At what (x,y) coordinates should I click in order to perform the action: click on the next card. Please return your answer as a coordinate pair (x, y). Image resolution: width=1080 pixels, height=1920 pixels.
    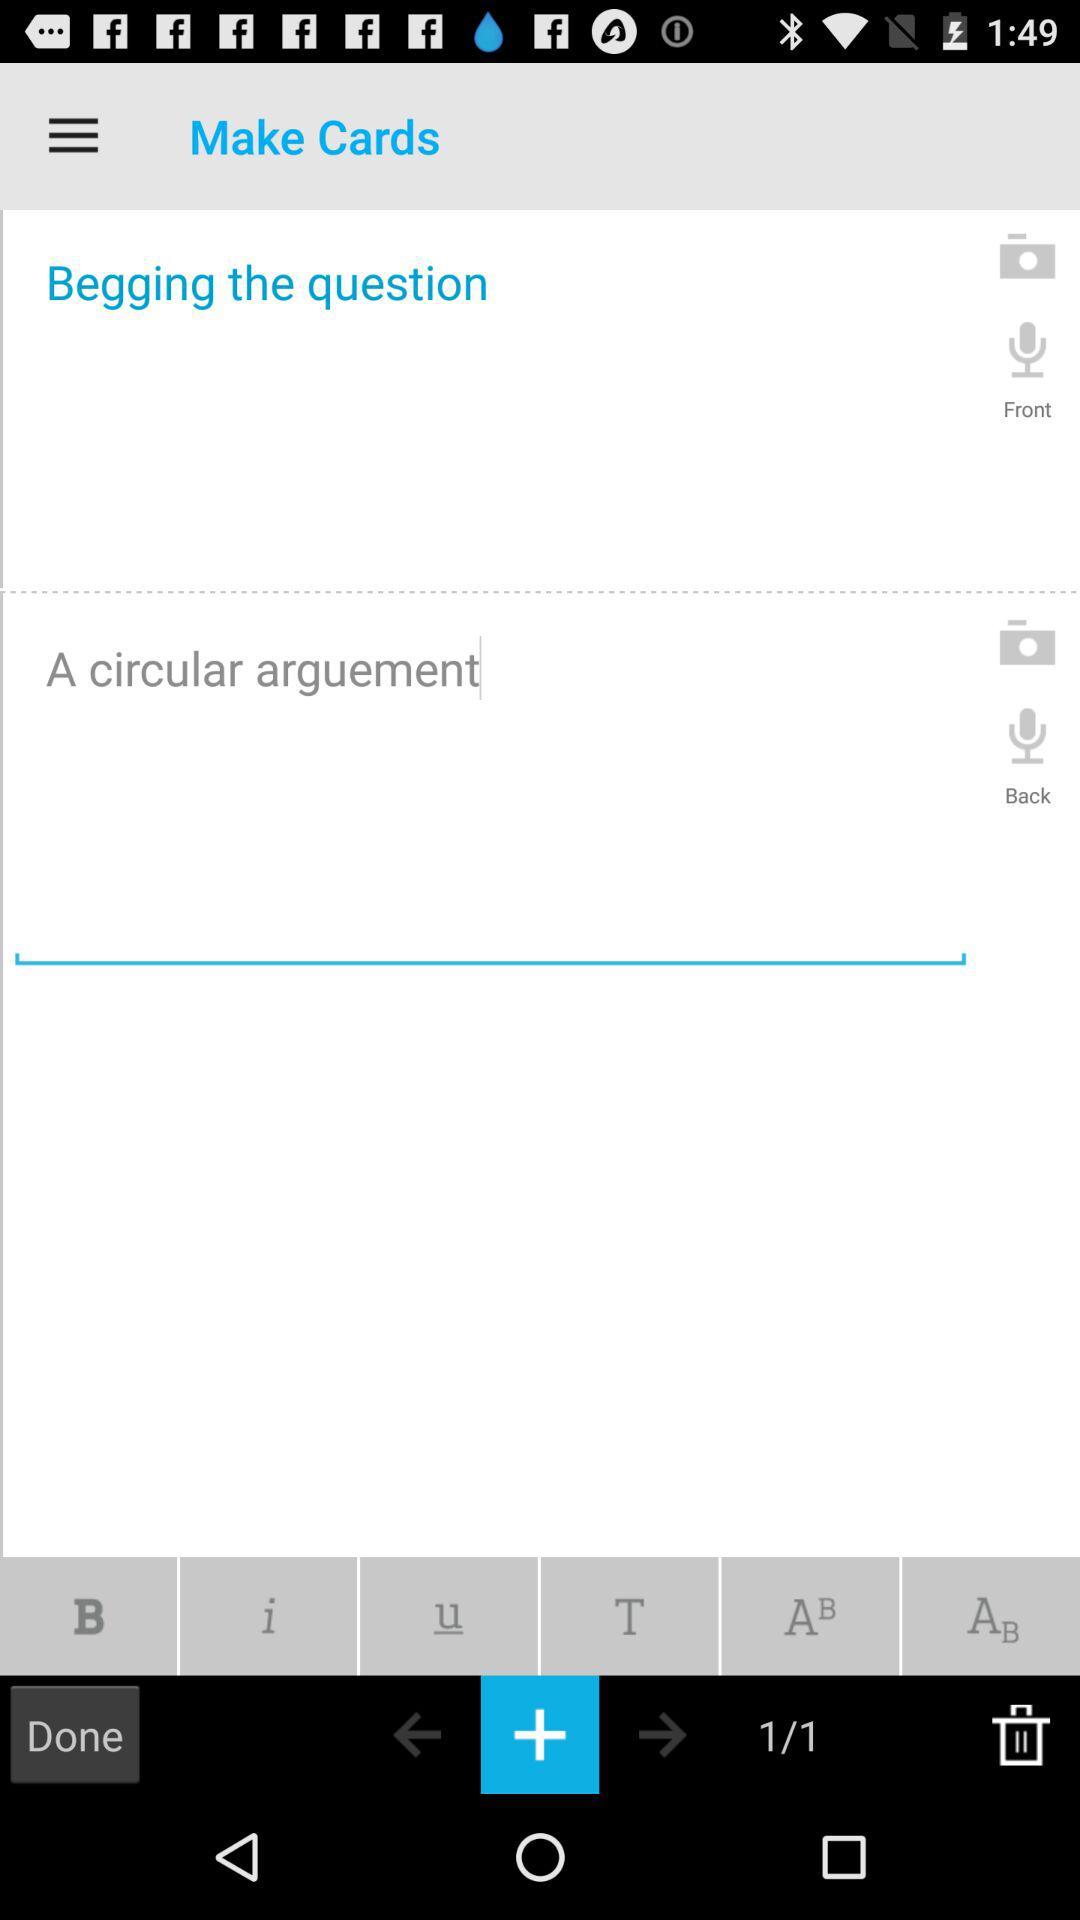
    Looking at the image, I should click on (697, 1733).